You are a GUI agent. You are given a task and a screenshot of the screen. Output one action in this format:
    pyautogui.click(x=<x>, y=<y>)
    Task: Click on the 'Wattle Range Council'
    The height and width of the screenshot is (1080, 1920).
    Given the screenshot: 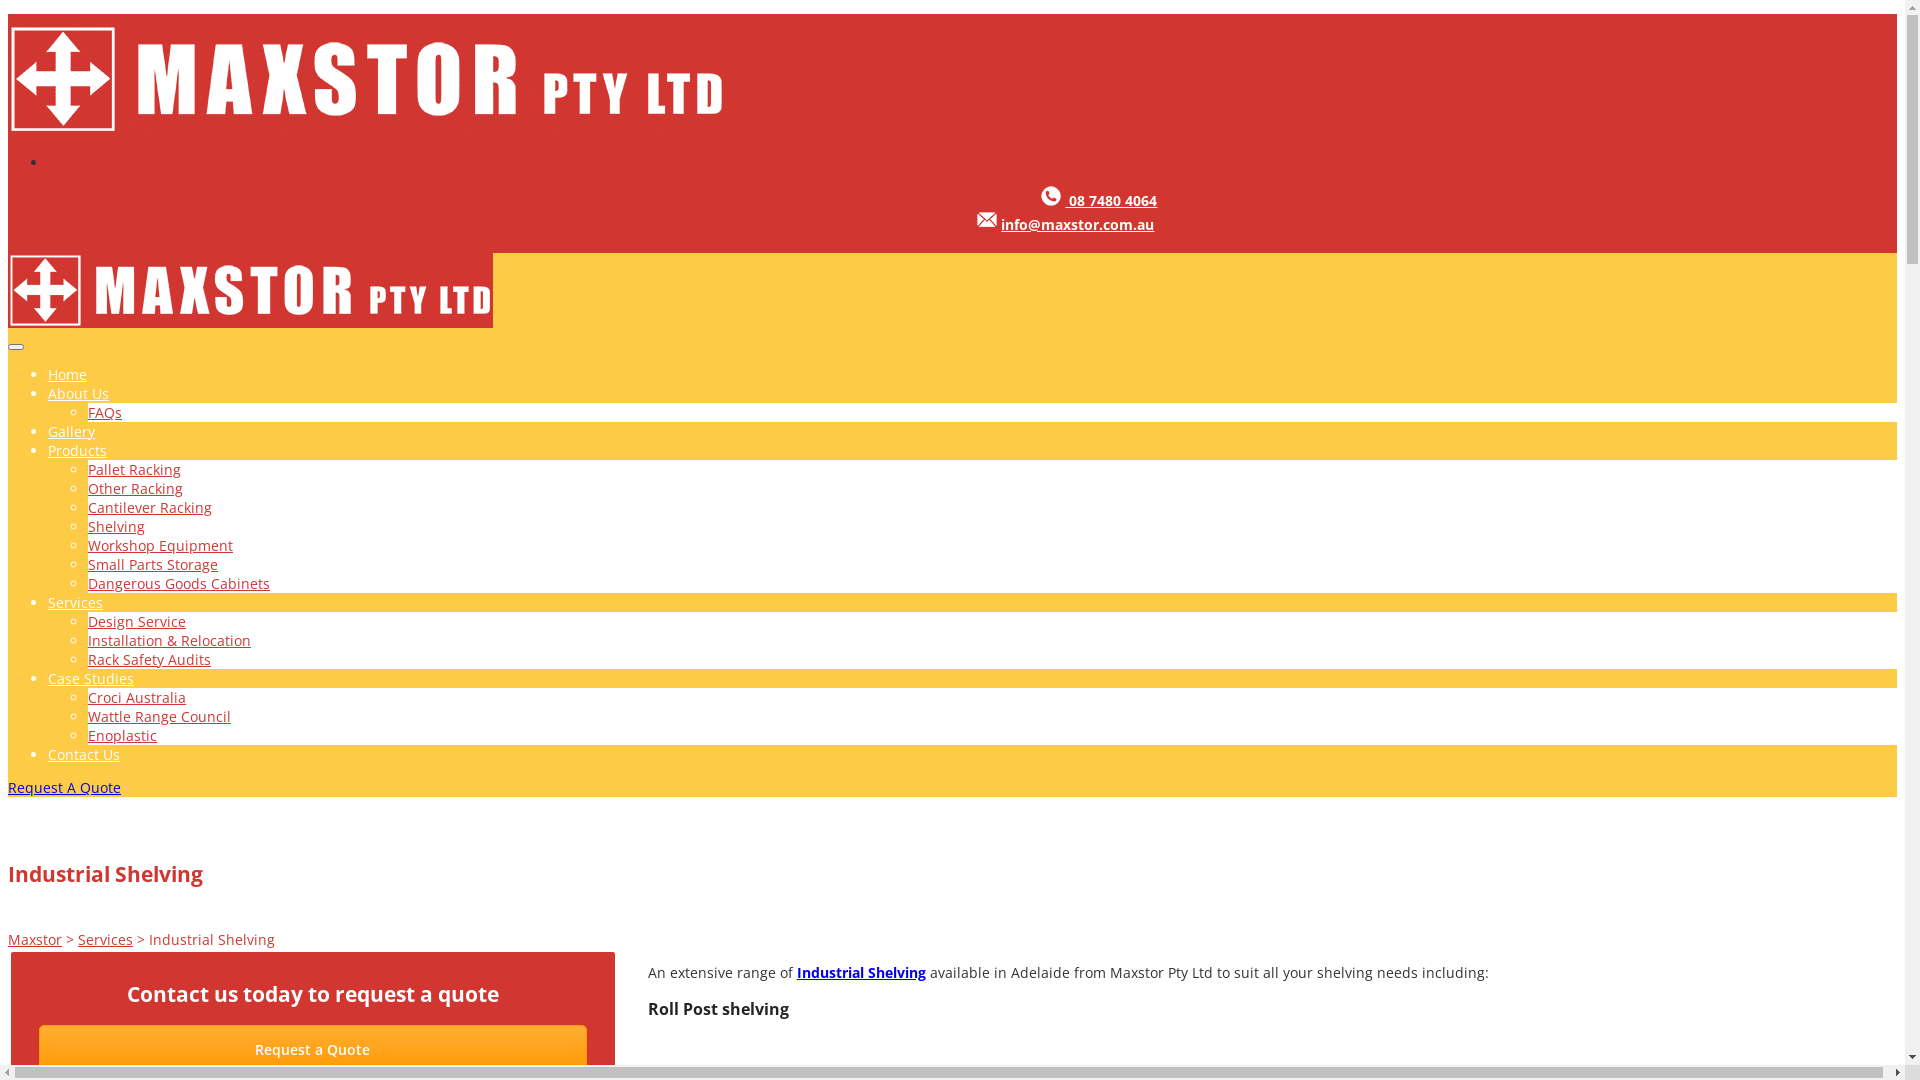 What is the action you would take?
    pyautogui.click(x=86, y=715)
    